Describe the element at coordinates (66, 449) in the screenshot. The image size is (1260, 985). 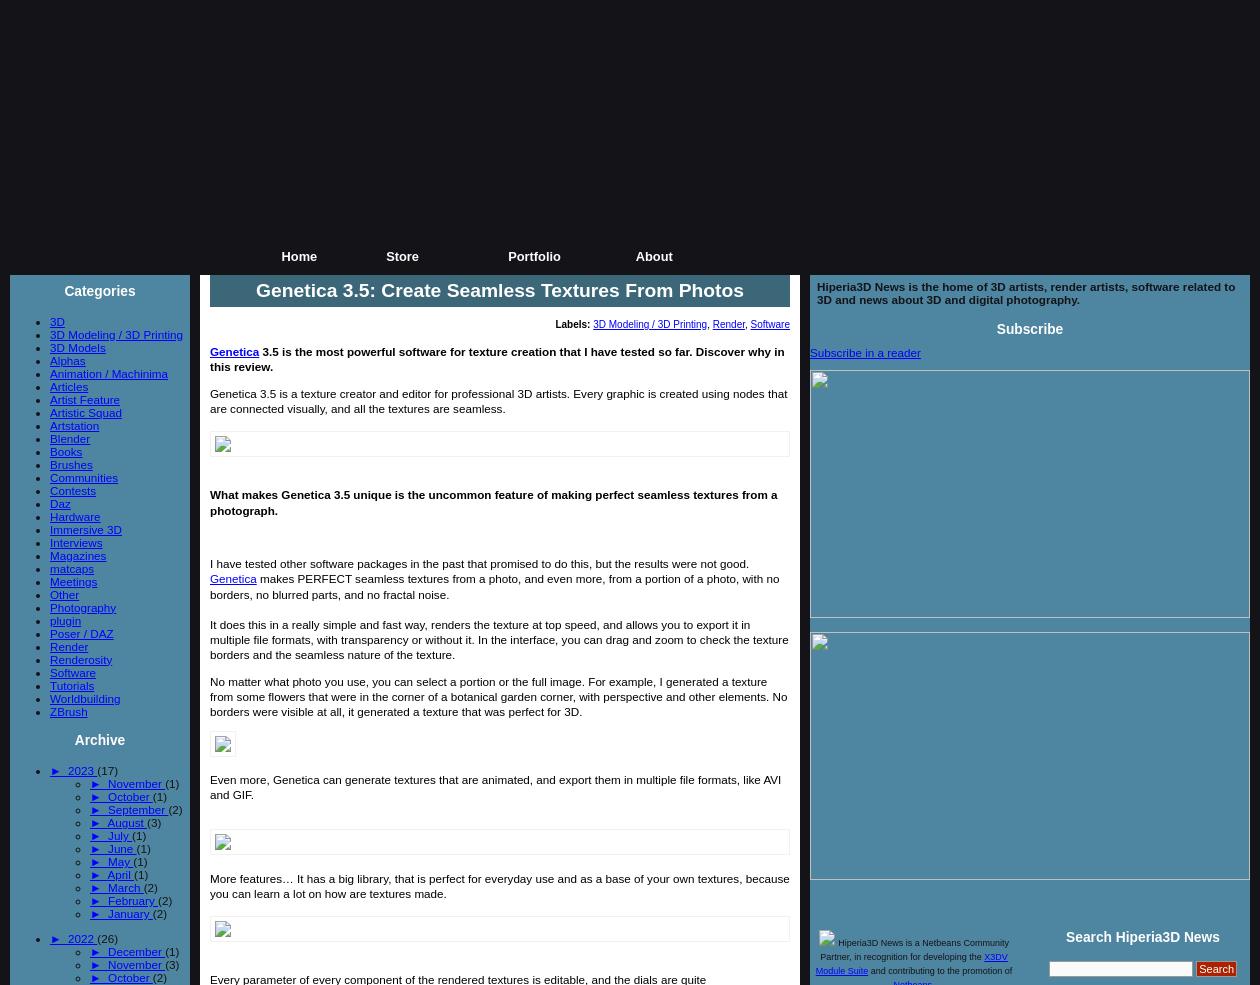
I see `'Books'` at that location.